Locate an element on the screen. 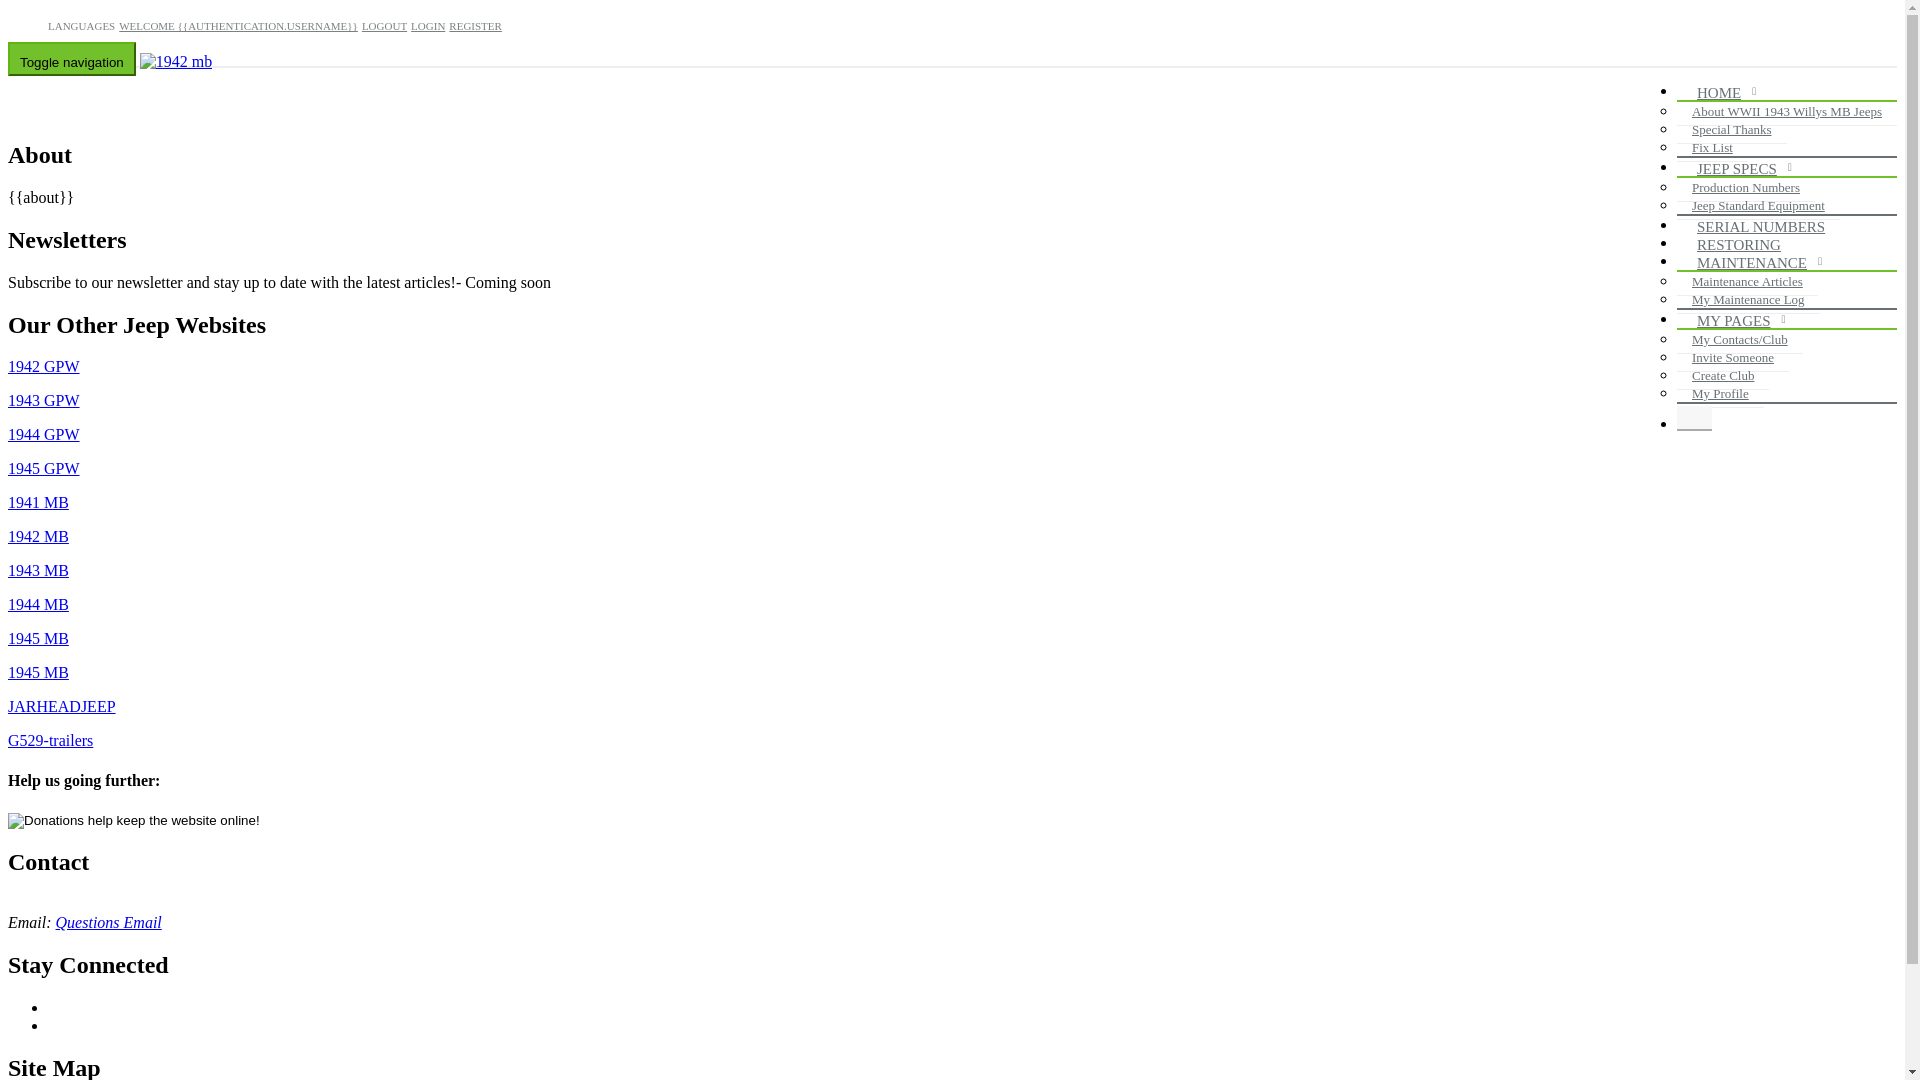 The image size is (1920, 1080). 'Create Club' is located at coordinates (1722, 375).